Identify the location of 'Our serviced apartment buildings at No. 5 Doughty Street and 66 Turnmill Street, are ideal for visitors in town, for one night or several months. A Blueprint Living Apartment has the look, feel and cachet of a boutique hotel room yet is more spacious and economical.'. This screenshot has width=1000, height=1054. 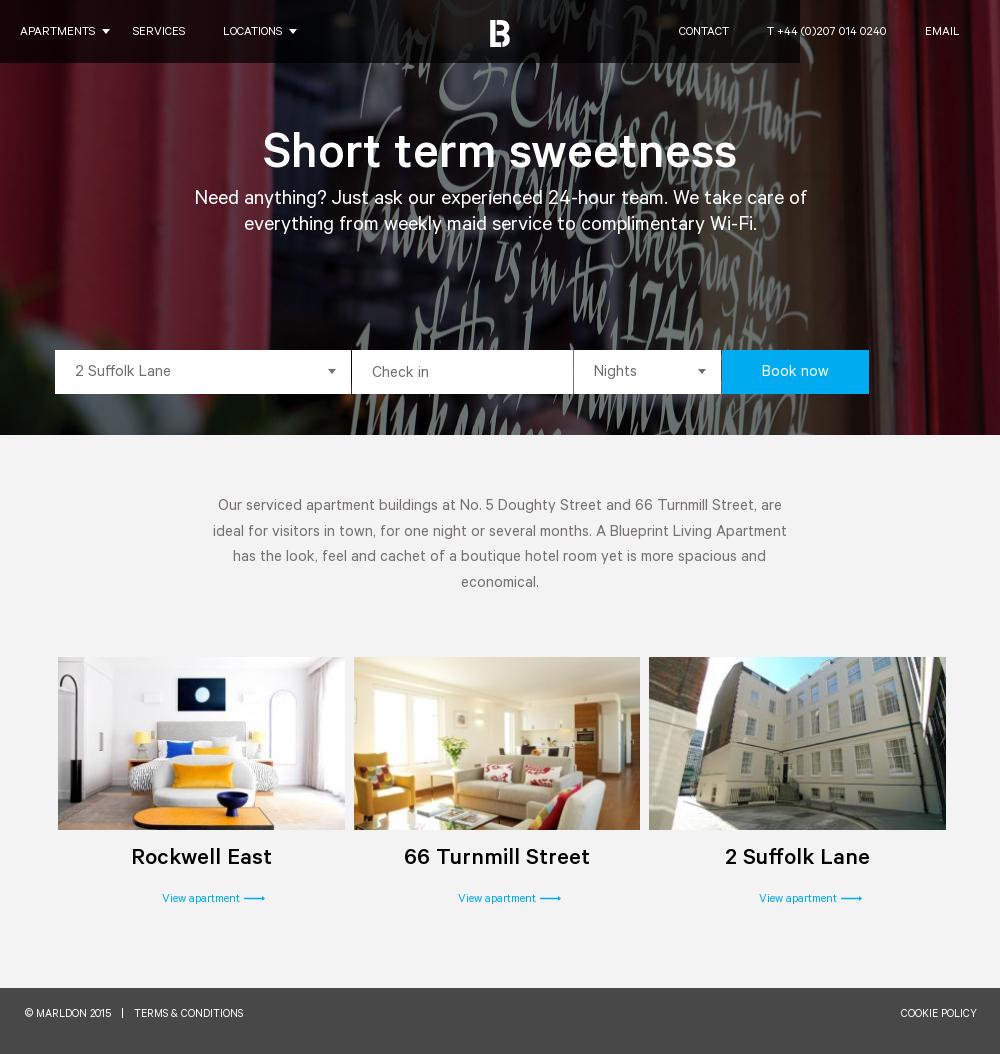
(498, 545).